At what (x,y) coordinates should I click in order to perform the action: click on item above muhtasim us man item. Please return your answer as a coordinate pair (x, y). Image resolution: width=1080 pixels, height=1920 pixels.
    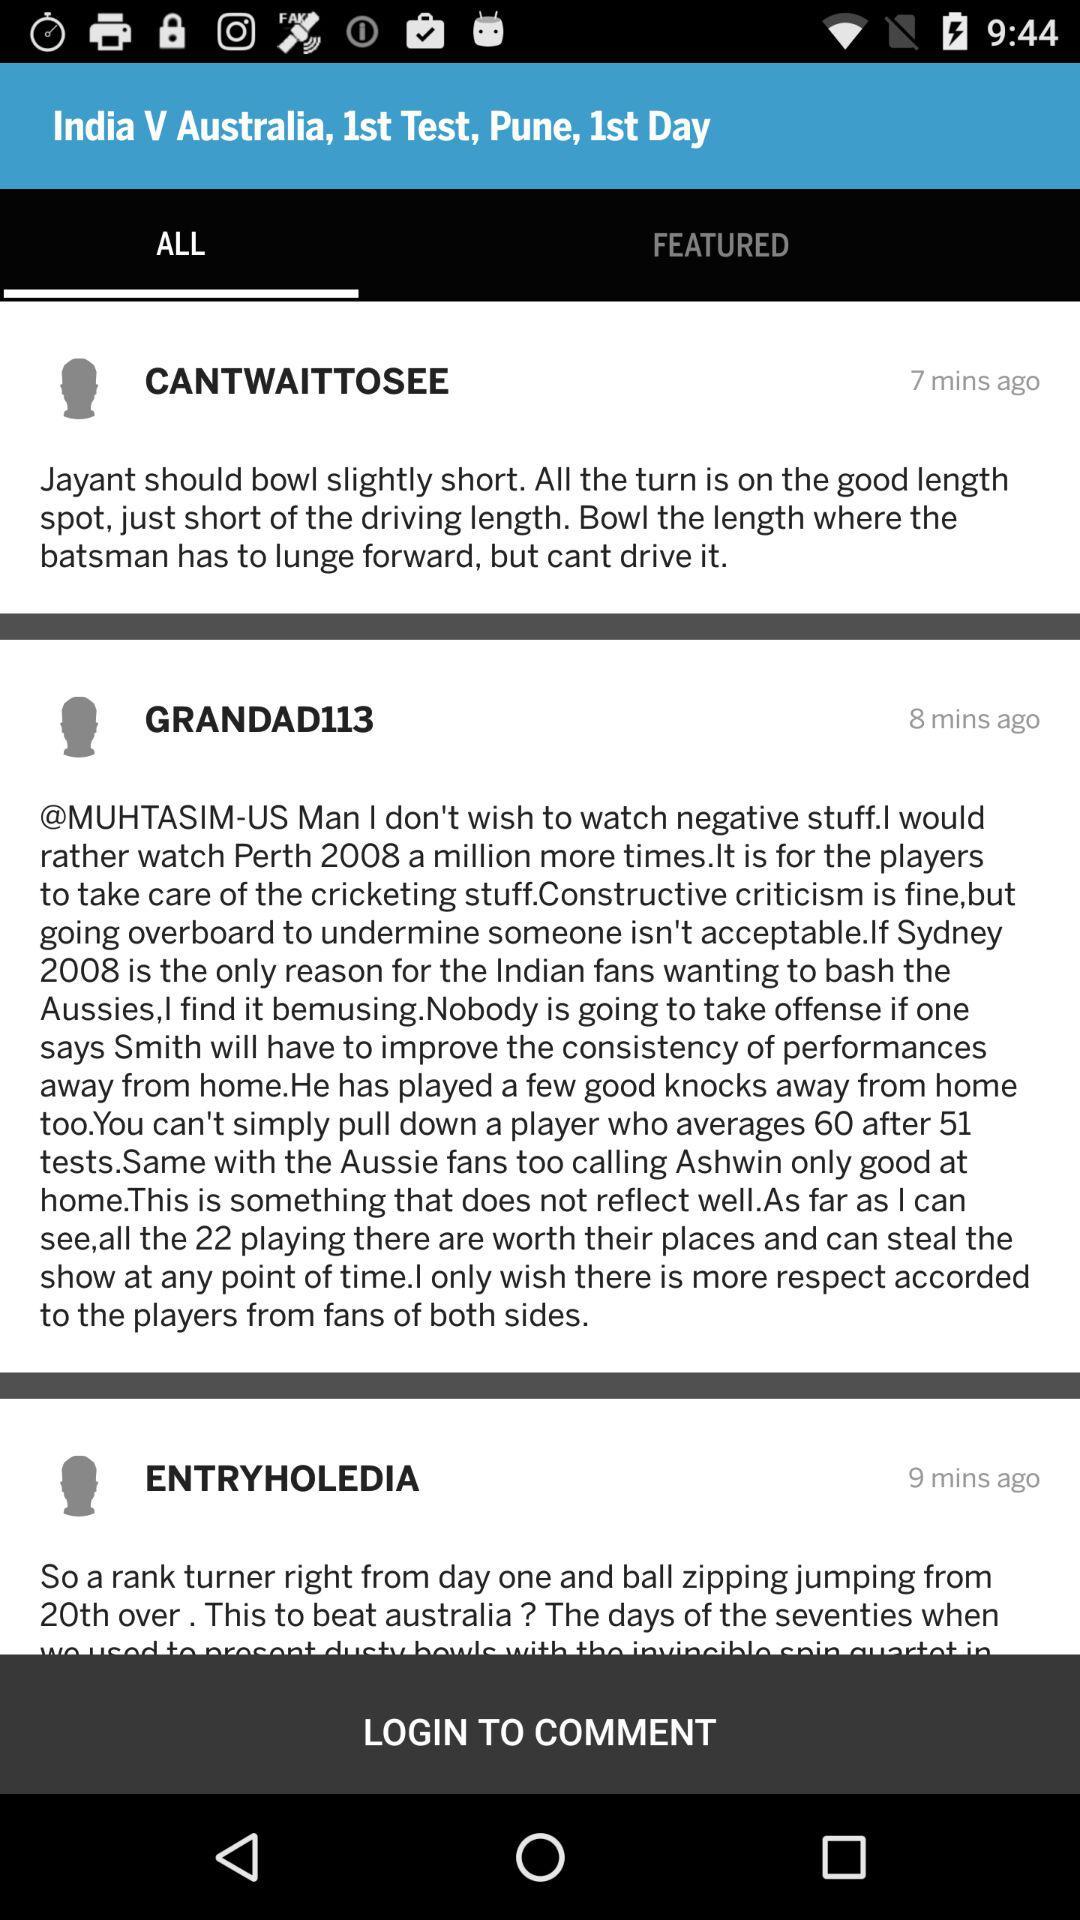
    Looking at the image, I should click on (512, 718).